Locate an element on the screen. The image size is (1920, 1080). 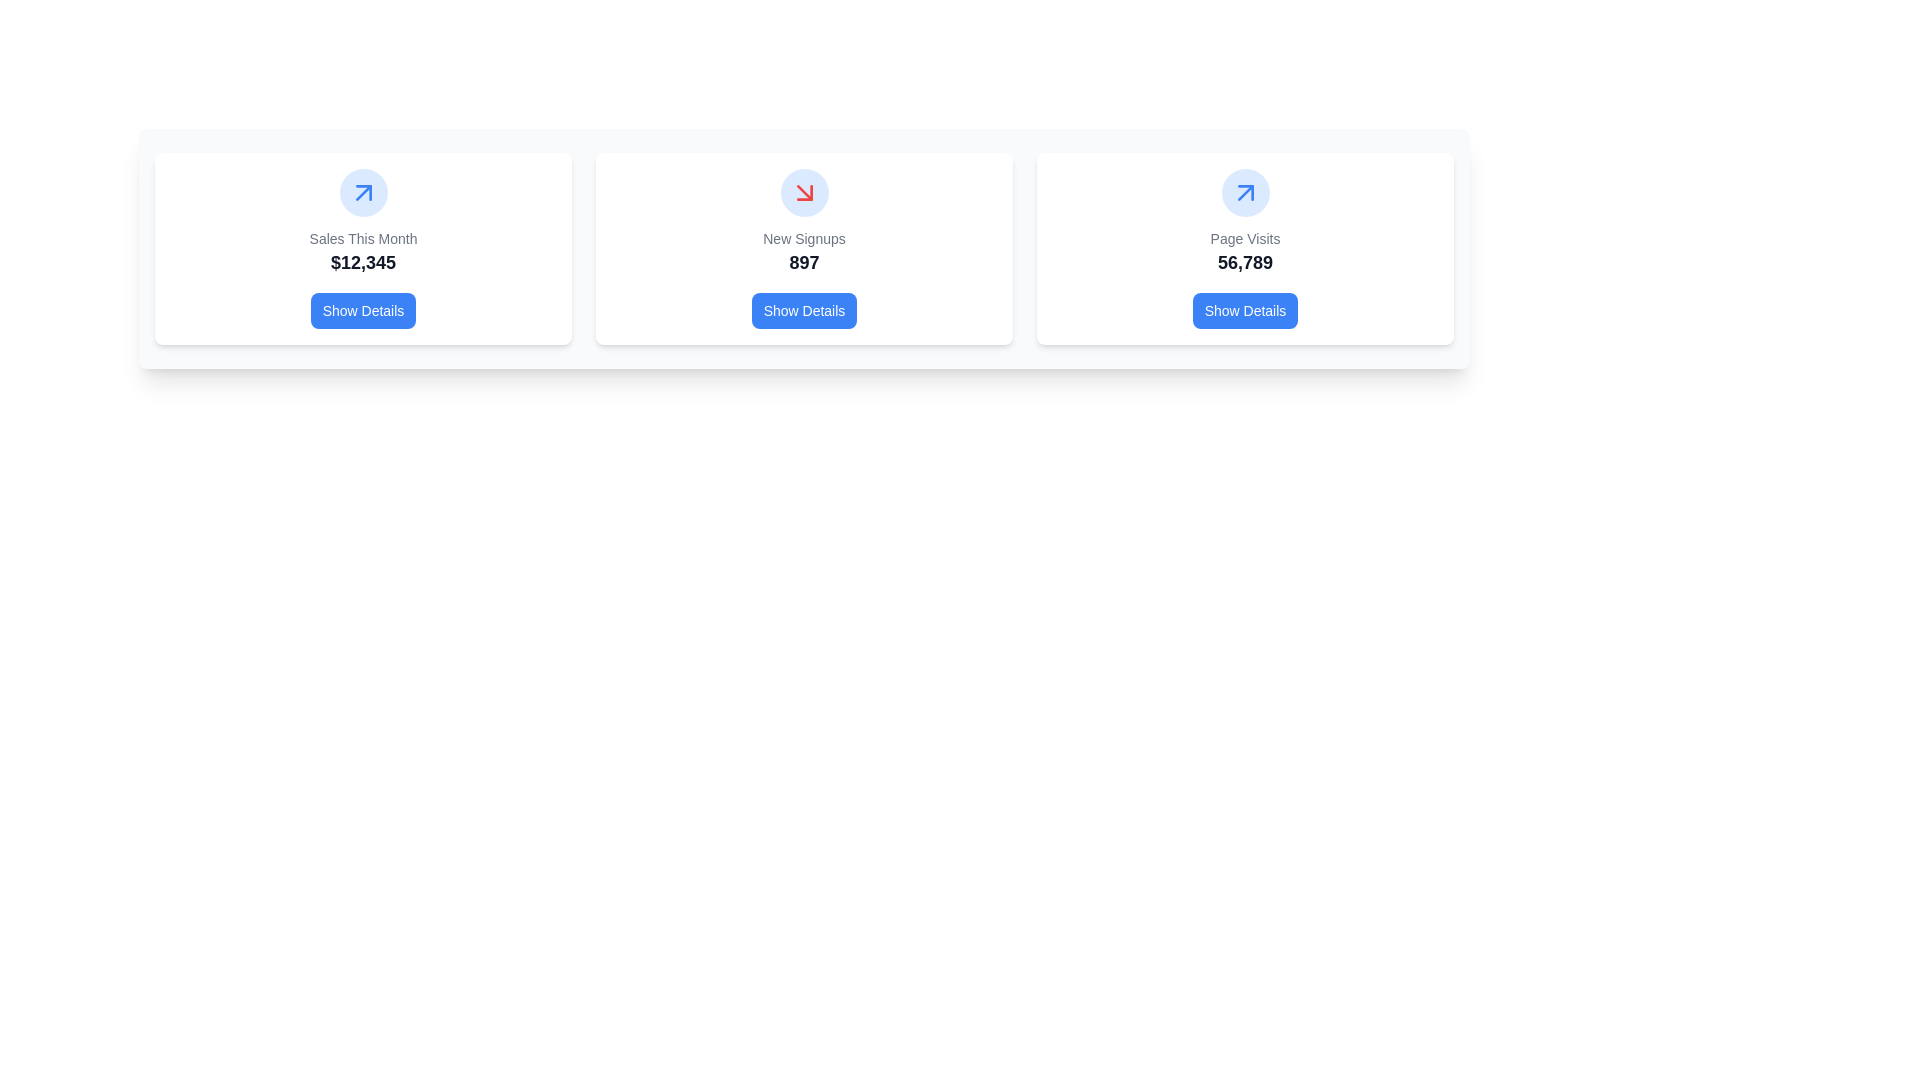
the upward movement icon representing growth for the 'Sales This Month' card, which is located at the top center of the card layout is located at coordinates (363, 192).